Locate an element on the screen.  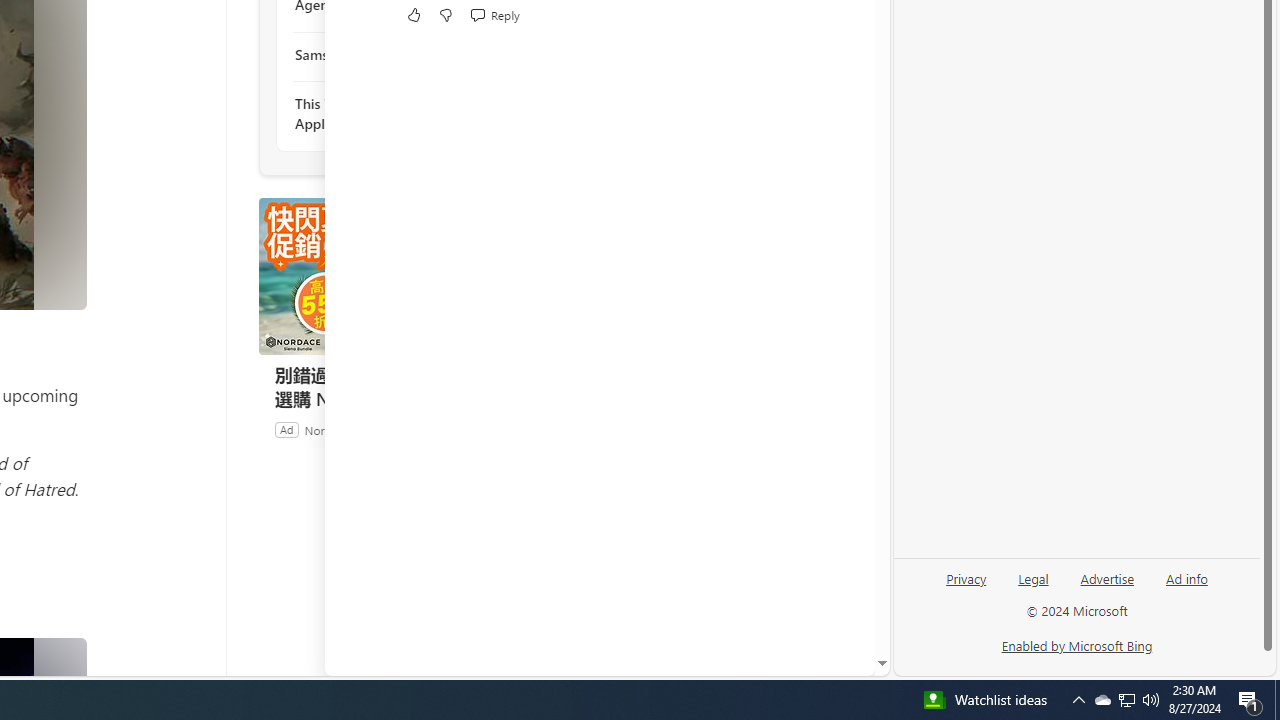
'Like' is located at coordinates (413, 15).